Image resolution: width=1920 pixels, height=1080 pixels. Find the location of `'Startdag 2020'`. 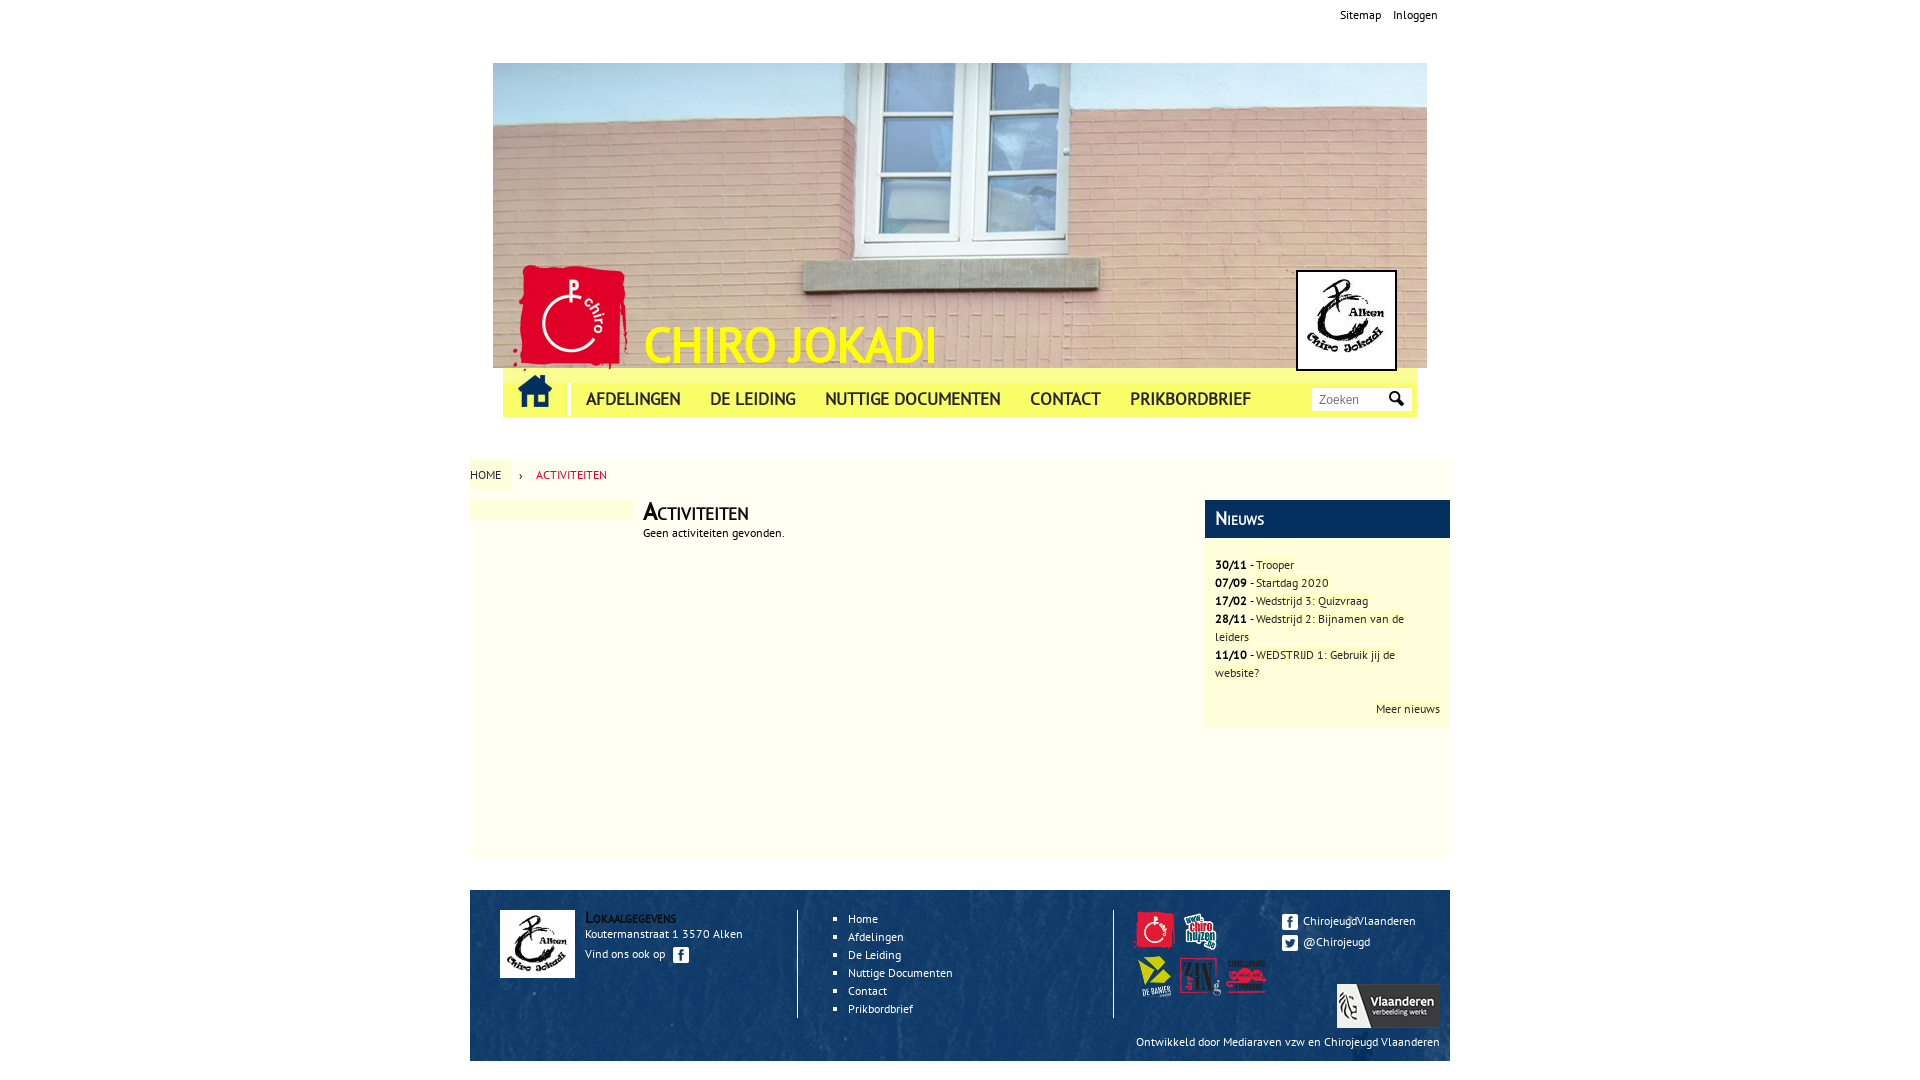

'Startdag 2020' is located at coordinates (1292, 582).